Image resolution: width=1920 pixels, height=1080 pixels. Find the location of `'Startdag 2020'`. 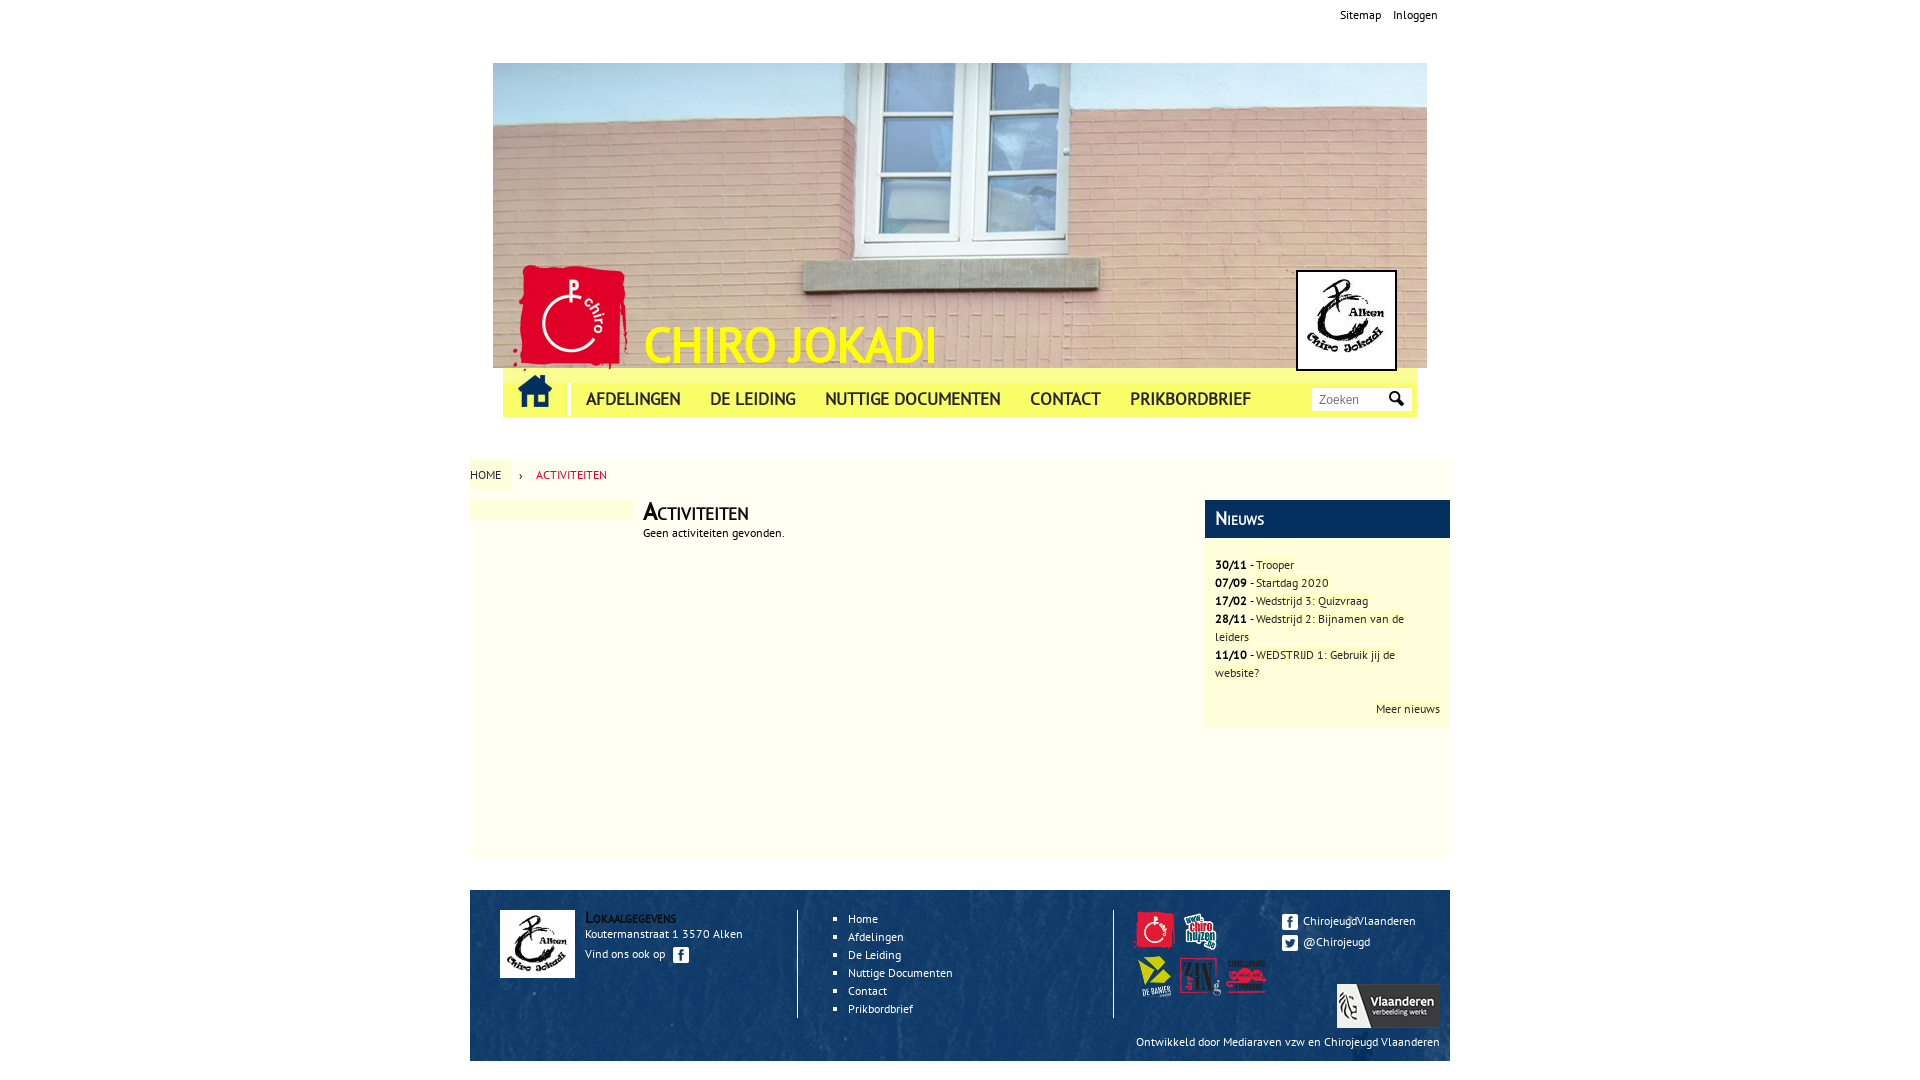

'Startdag 2020' is located at coordinates (1292, 582).